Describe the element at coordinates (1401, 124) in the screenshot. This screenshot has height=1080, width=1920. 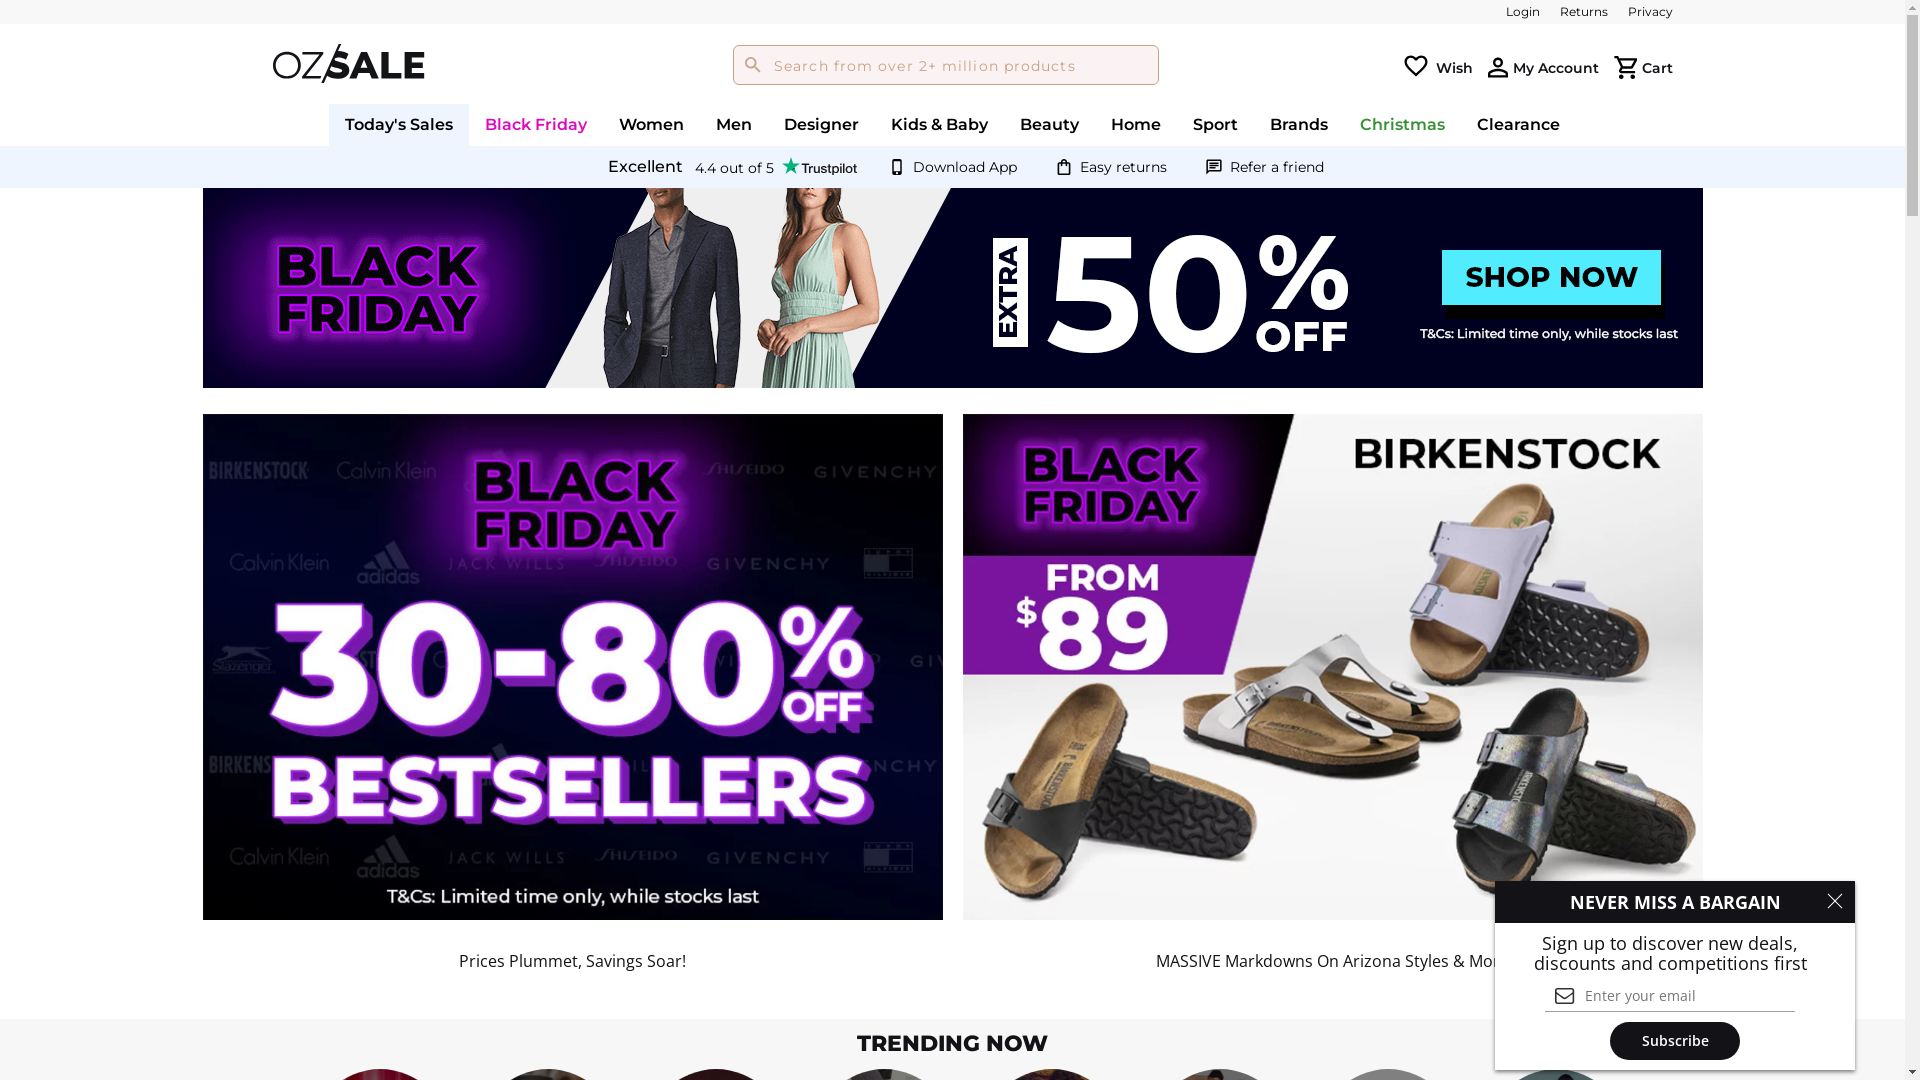
I see `'Christmas'` at that location.